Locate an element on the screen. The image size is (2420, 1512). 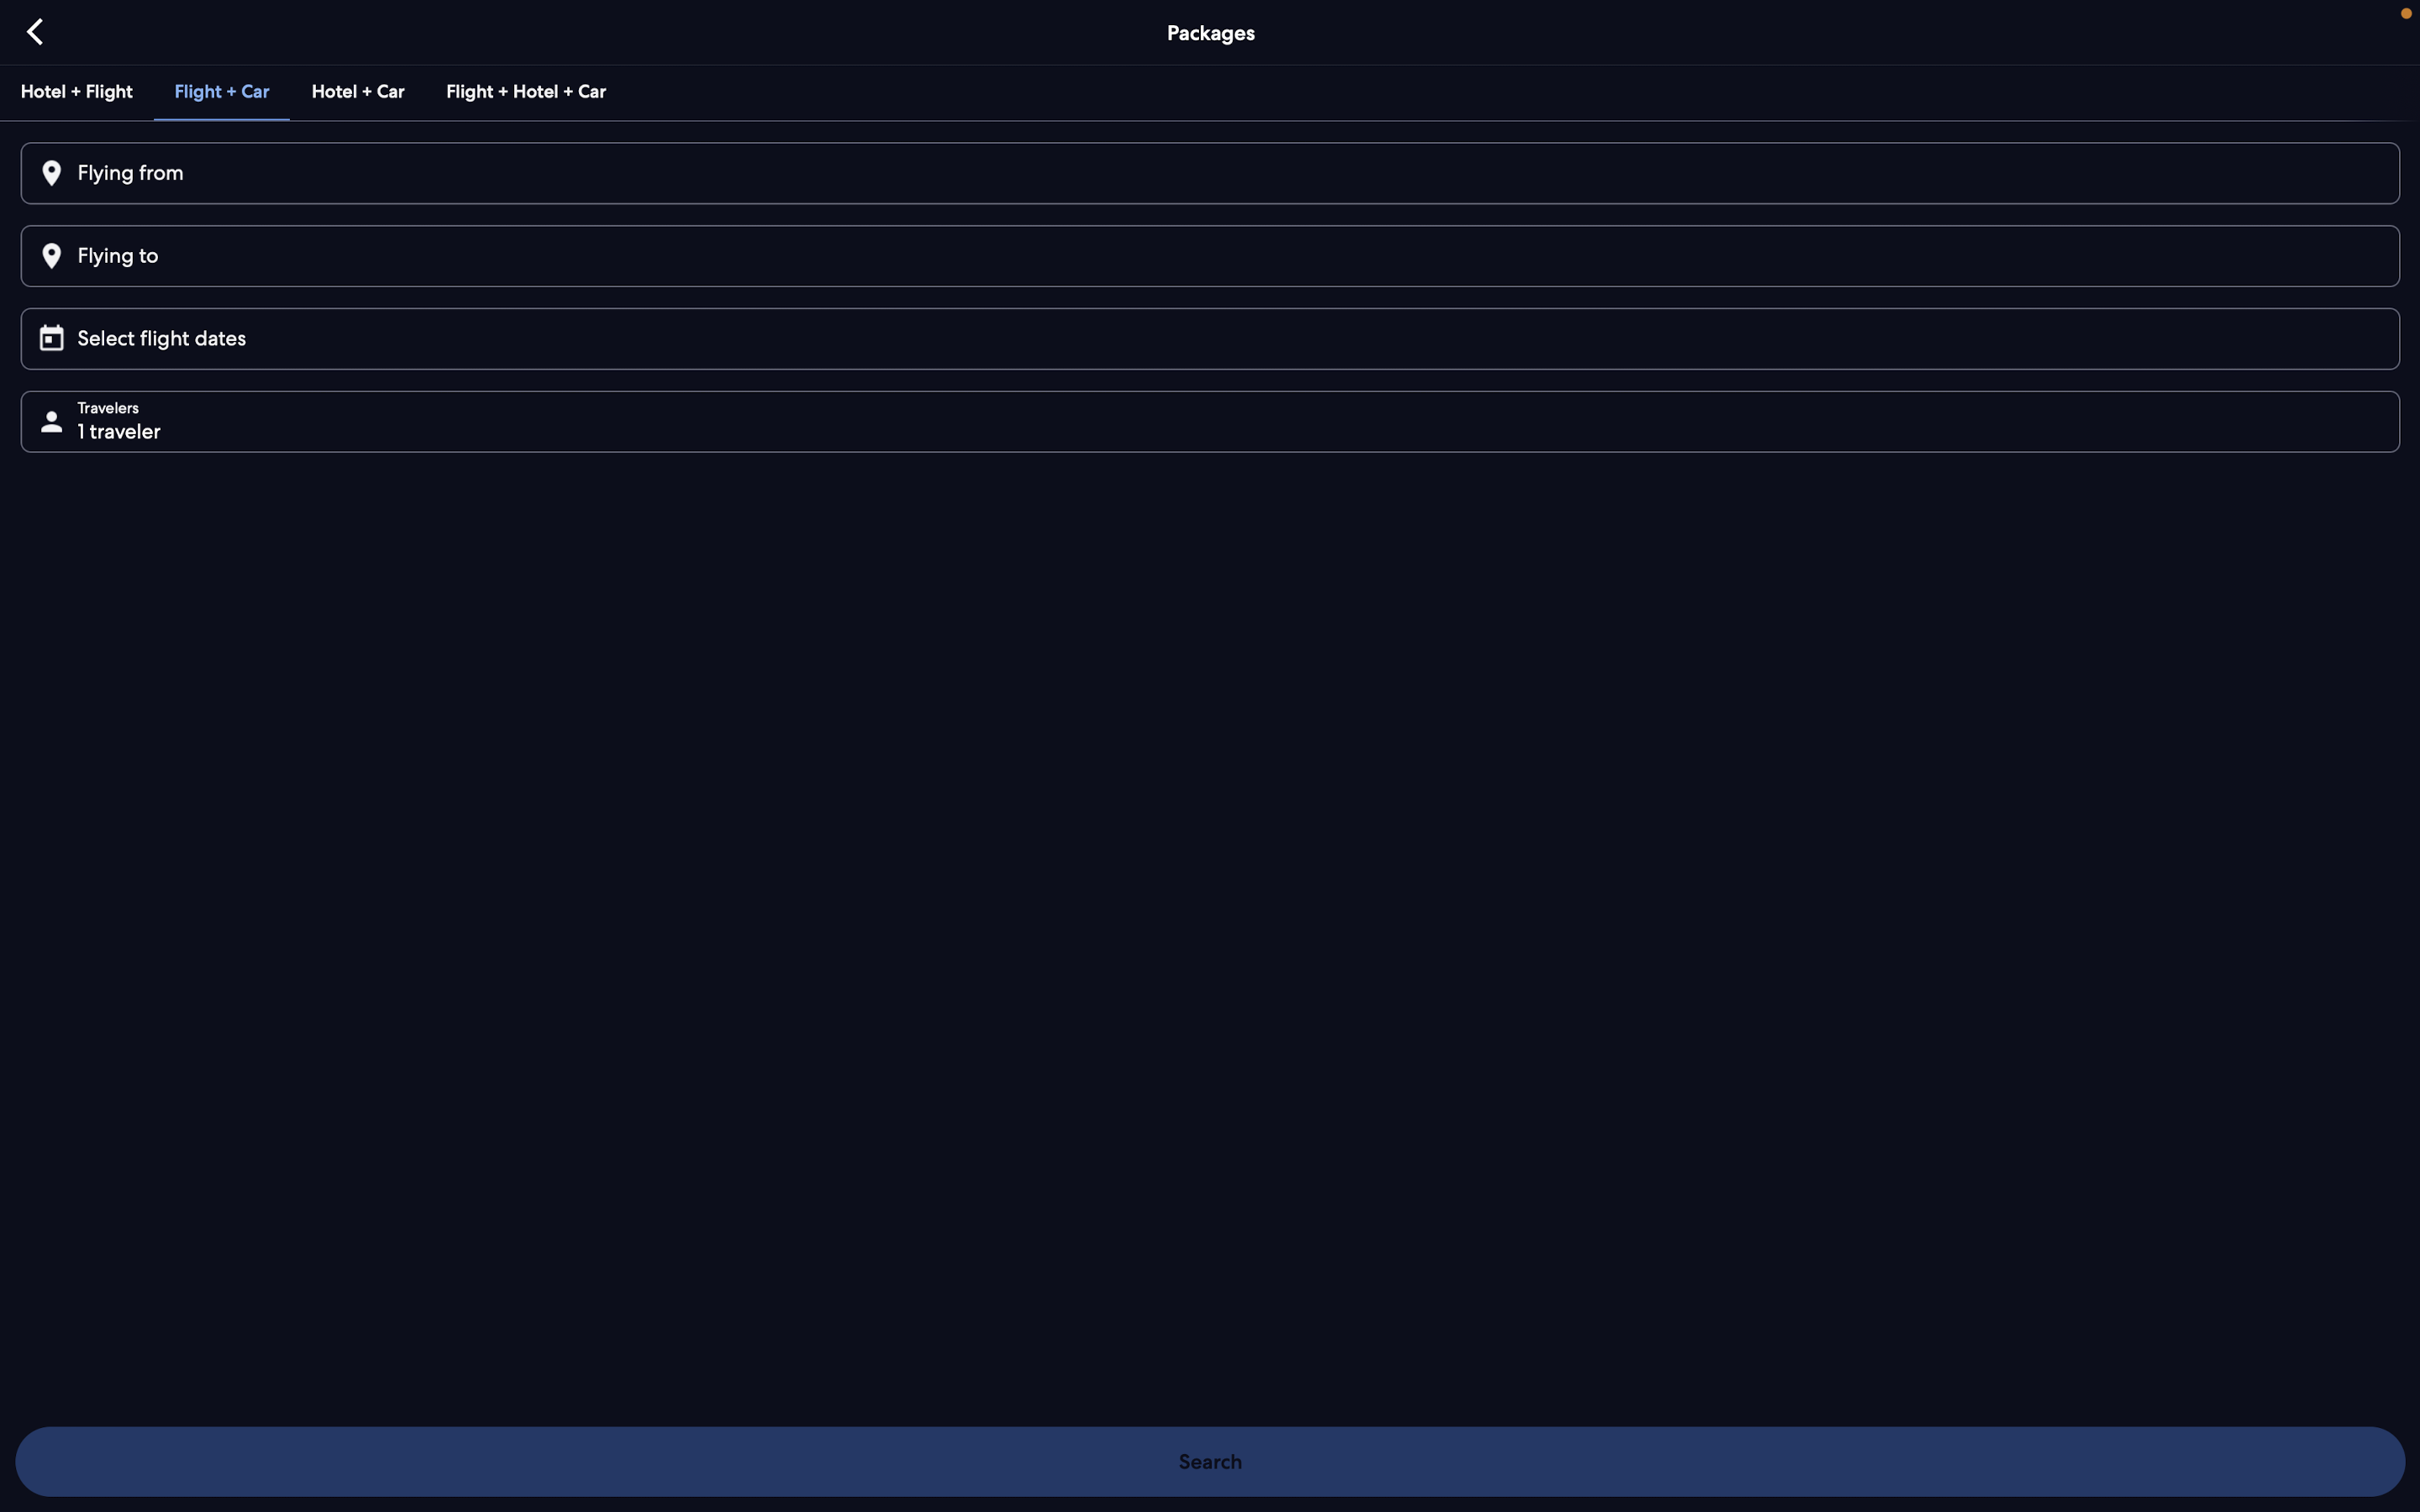
the options to change the number of travellers is located at coordinates (1217, 419).